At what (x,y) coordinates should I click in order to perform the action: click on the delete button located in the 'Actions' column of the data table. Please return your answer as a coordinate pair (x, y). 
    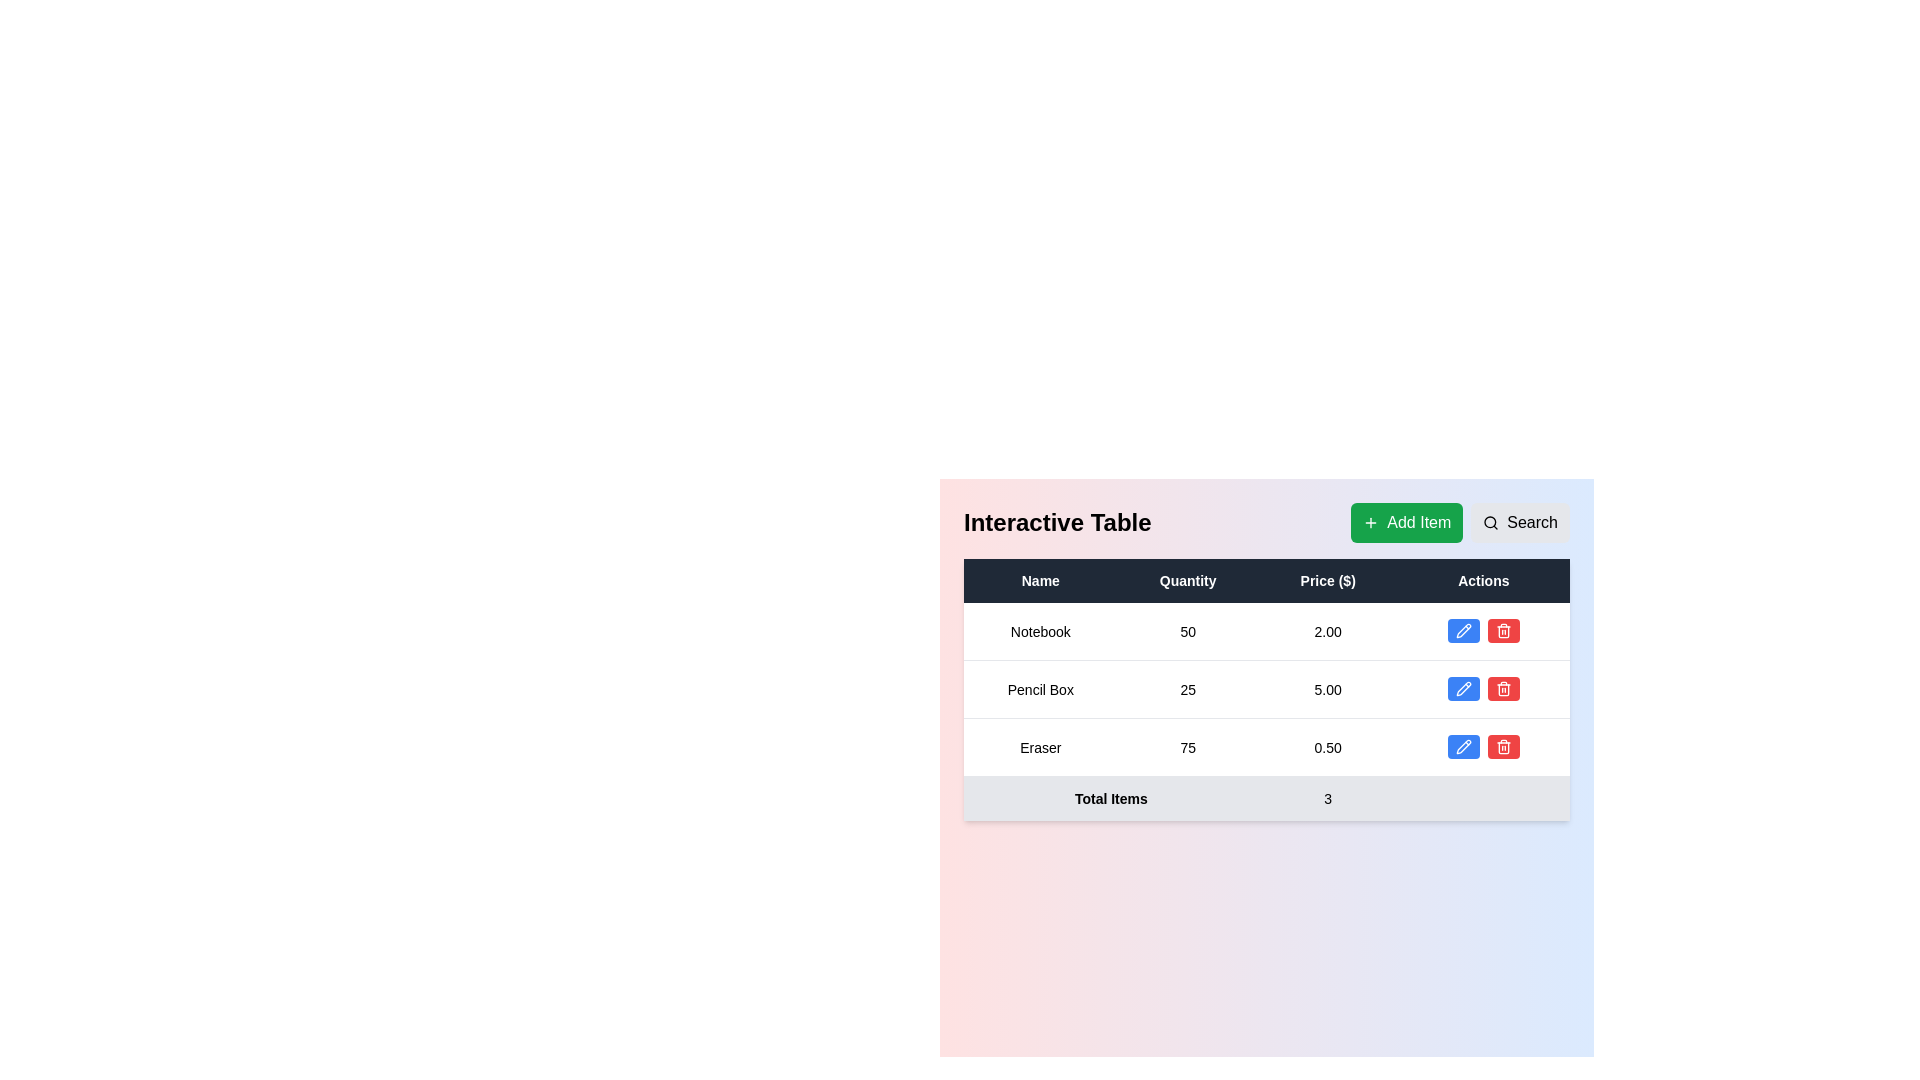
    Looking at the image, I should click on (1503, 631).